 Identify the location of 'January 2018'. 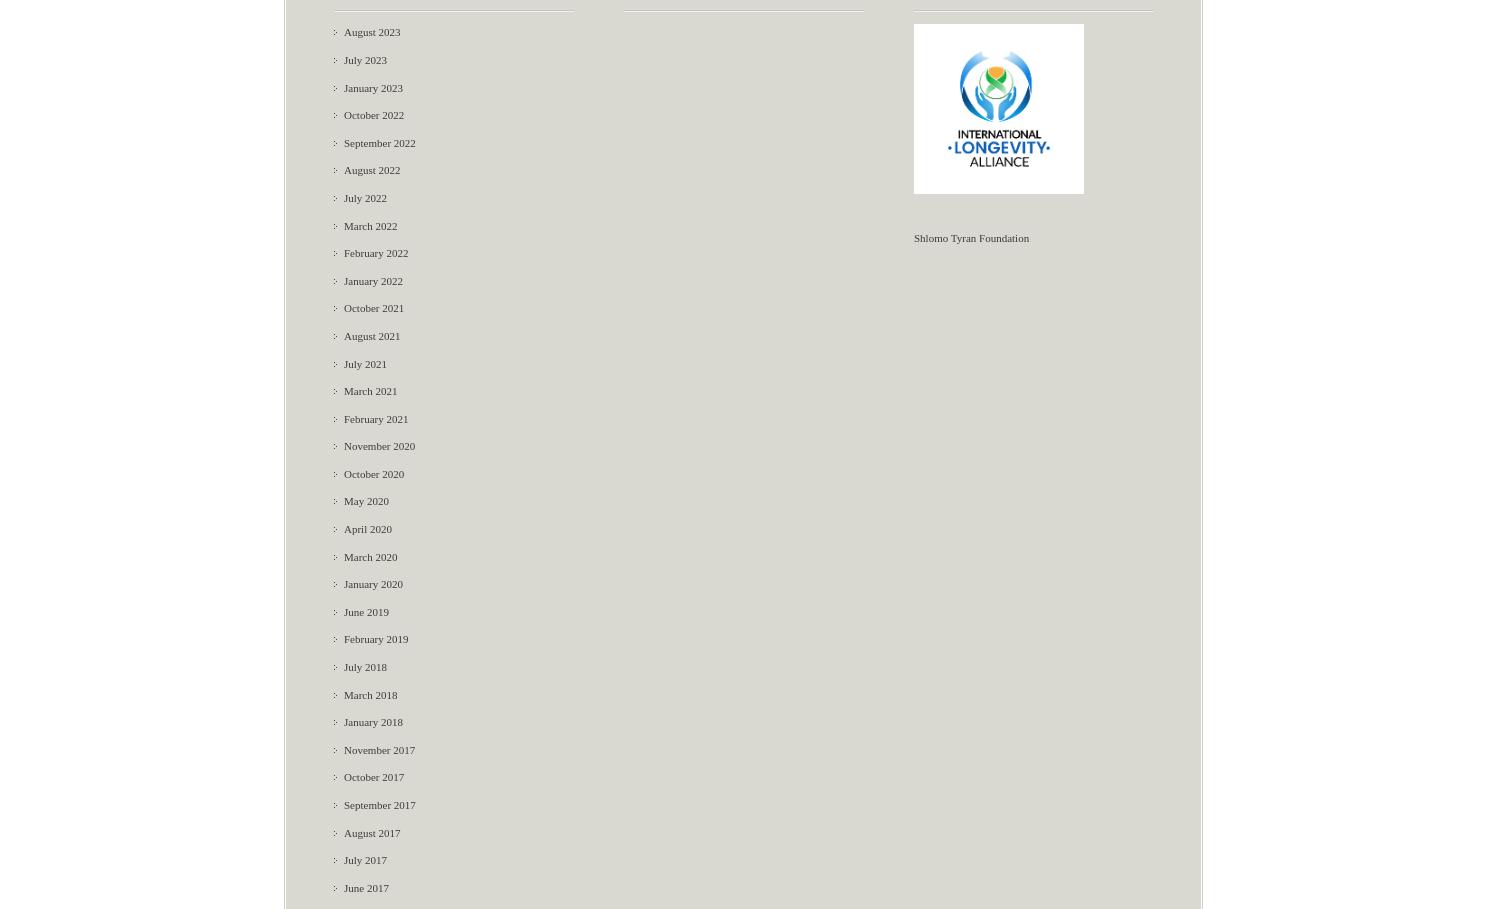
(343, 721).